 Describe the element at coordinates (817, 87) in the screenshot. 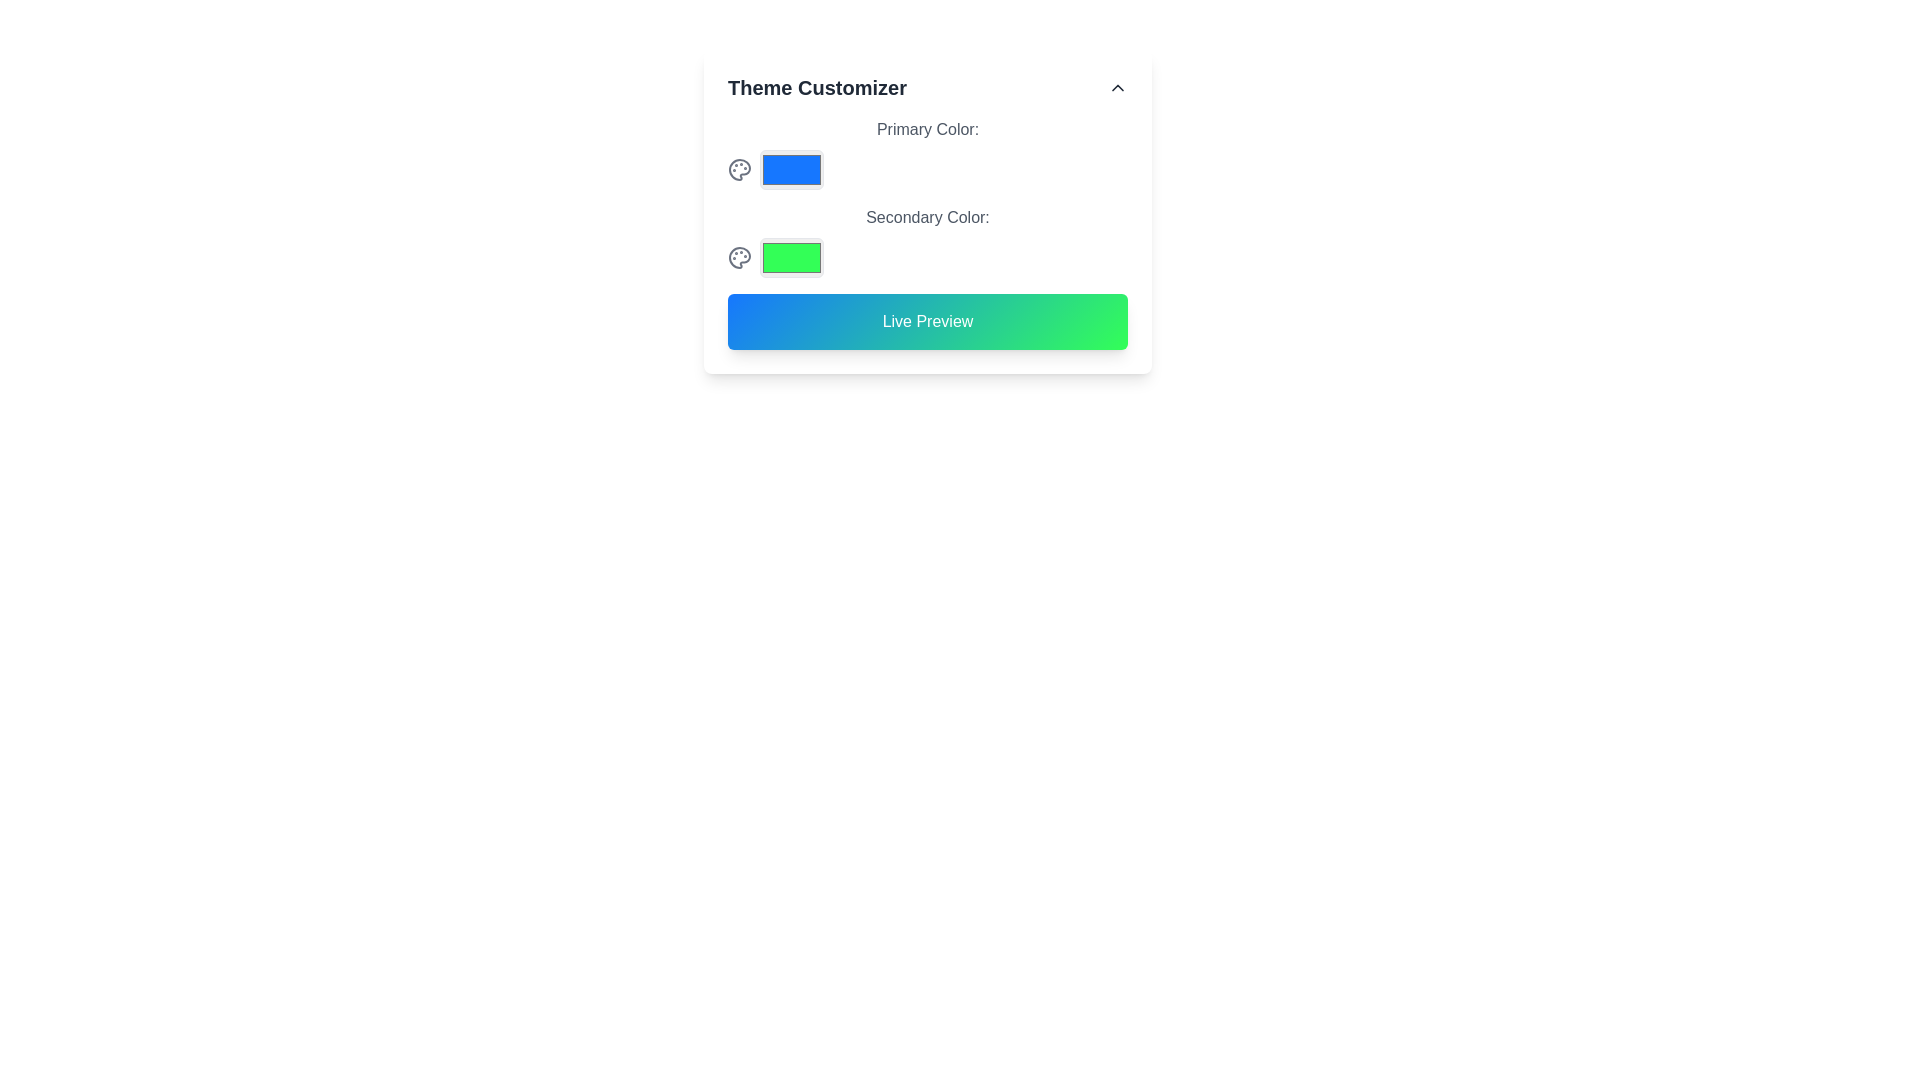

I see `the text header labeled 'Theme Customizer', which is styled in bold, large dark gray font and positioned prominently at the top of its section` at that location.